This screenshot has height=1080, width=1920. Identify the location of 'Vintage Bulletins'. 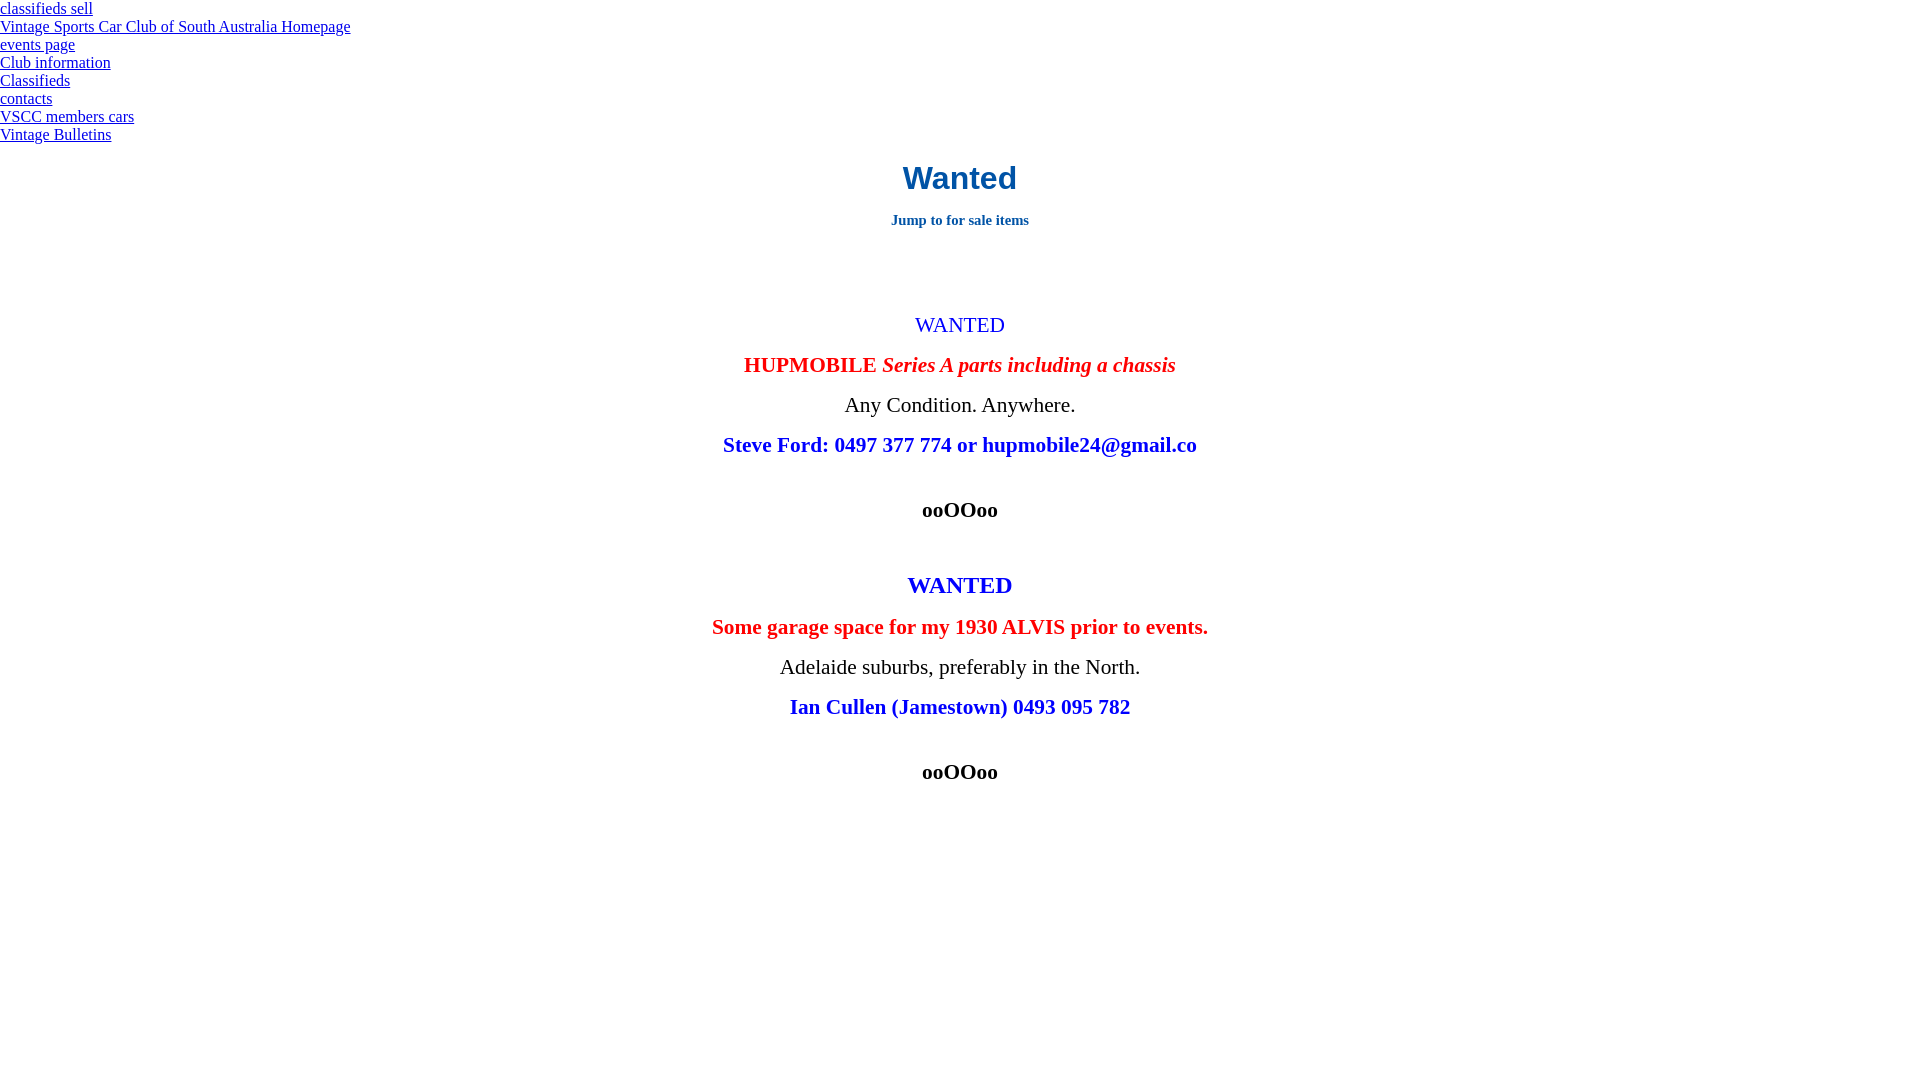
(55, 134).